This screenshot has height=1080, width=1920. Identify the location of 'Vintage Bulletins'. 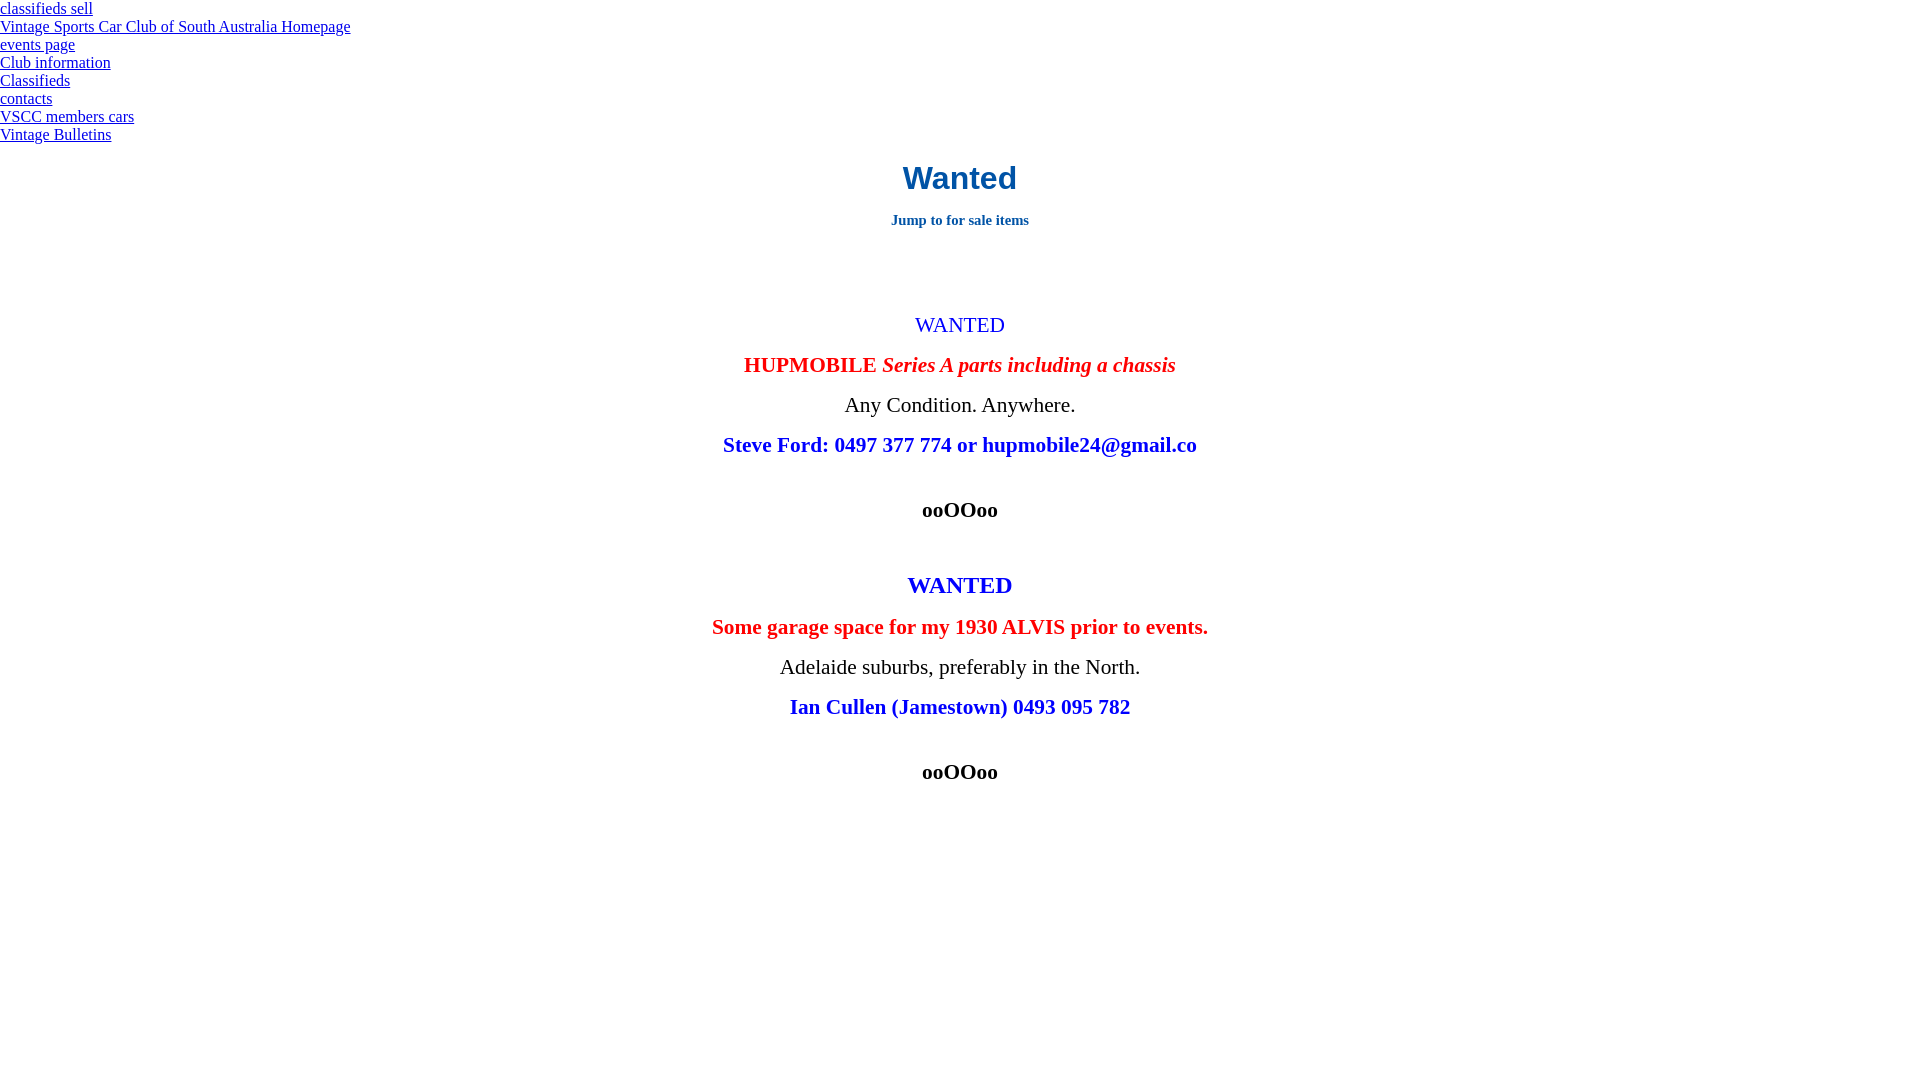
(55, 134).